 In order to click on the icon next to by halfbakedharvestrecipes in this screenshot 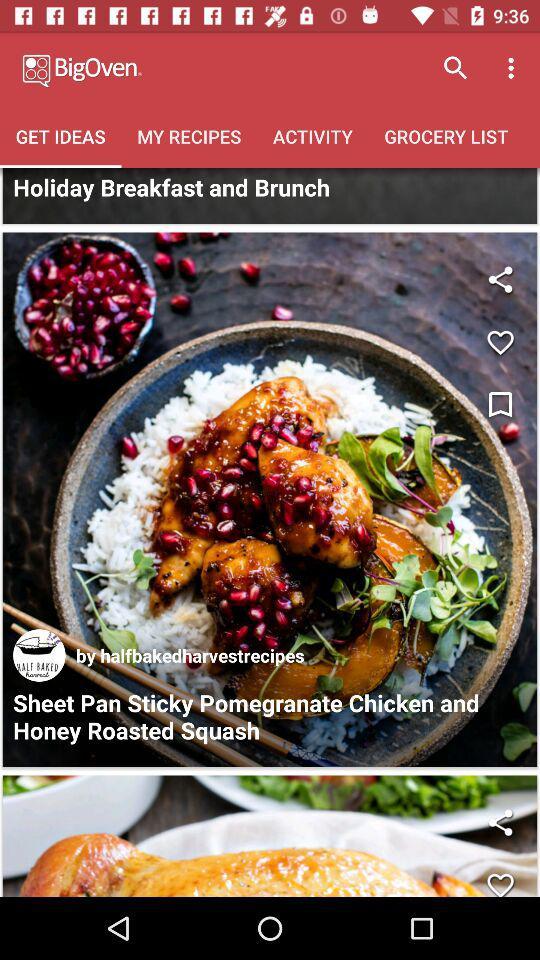, I will do `click(39, 654)`.